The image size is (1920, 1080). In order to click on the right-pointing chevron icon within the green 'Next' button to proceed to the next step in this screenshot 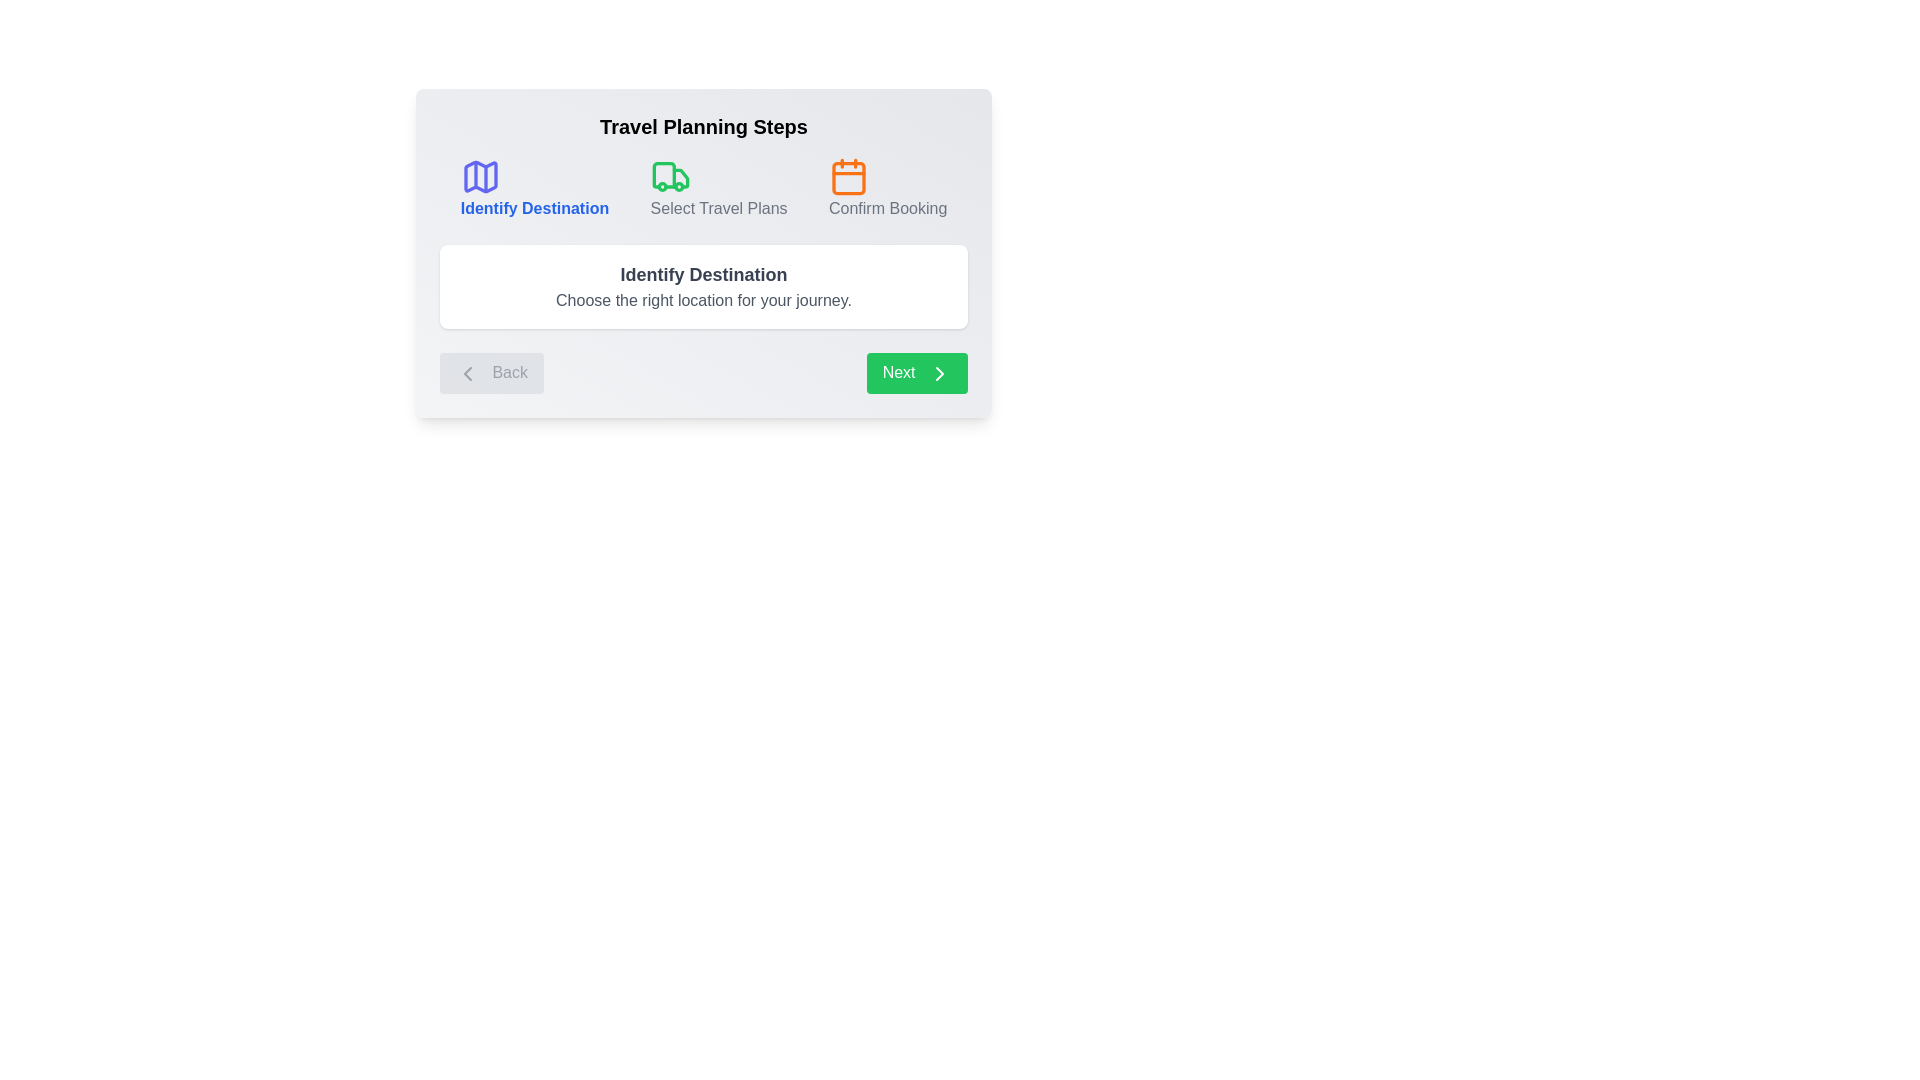, I will do `click(939, 373)`.